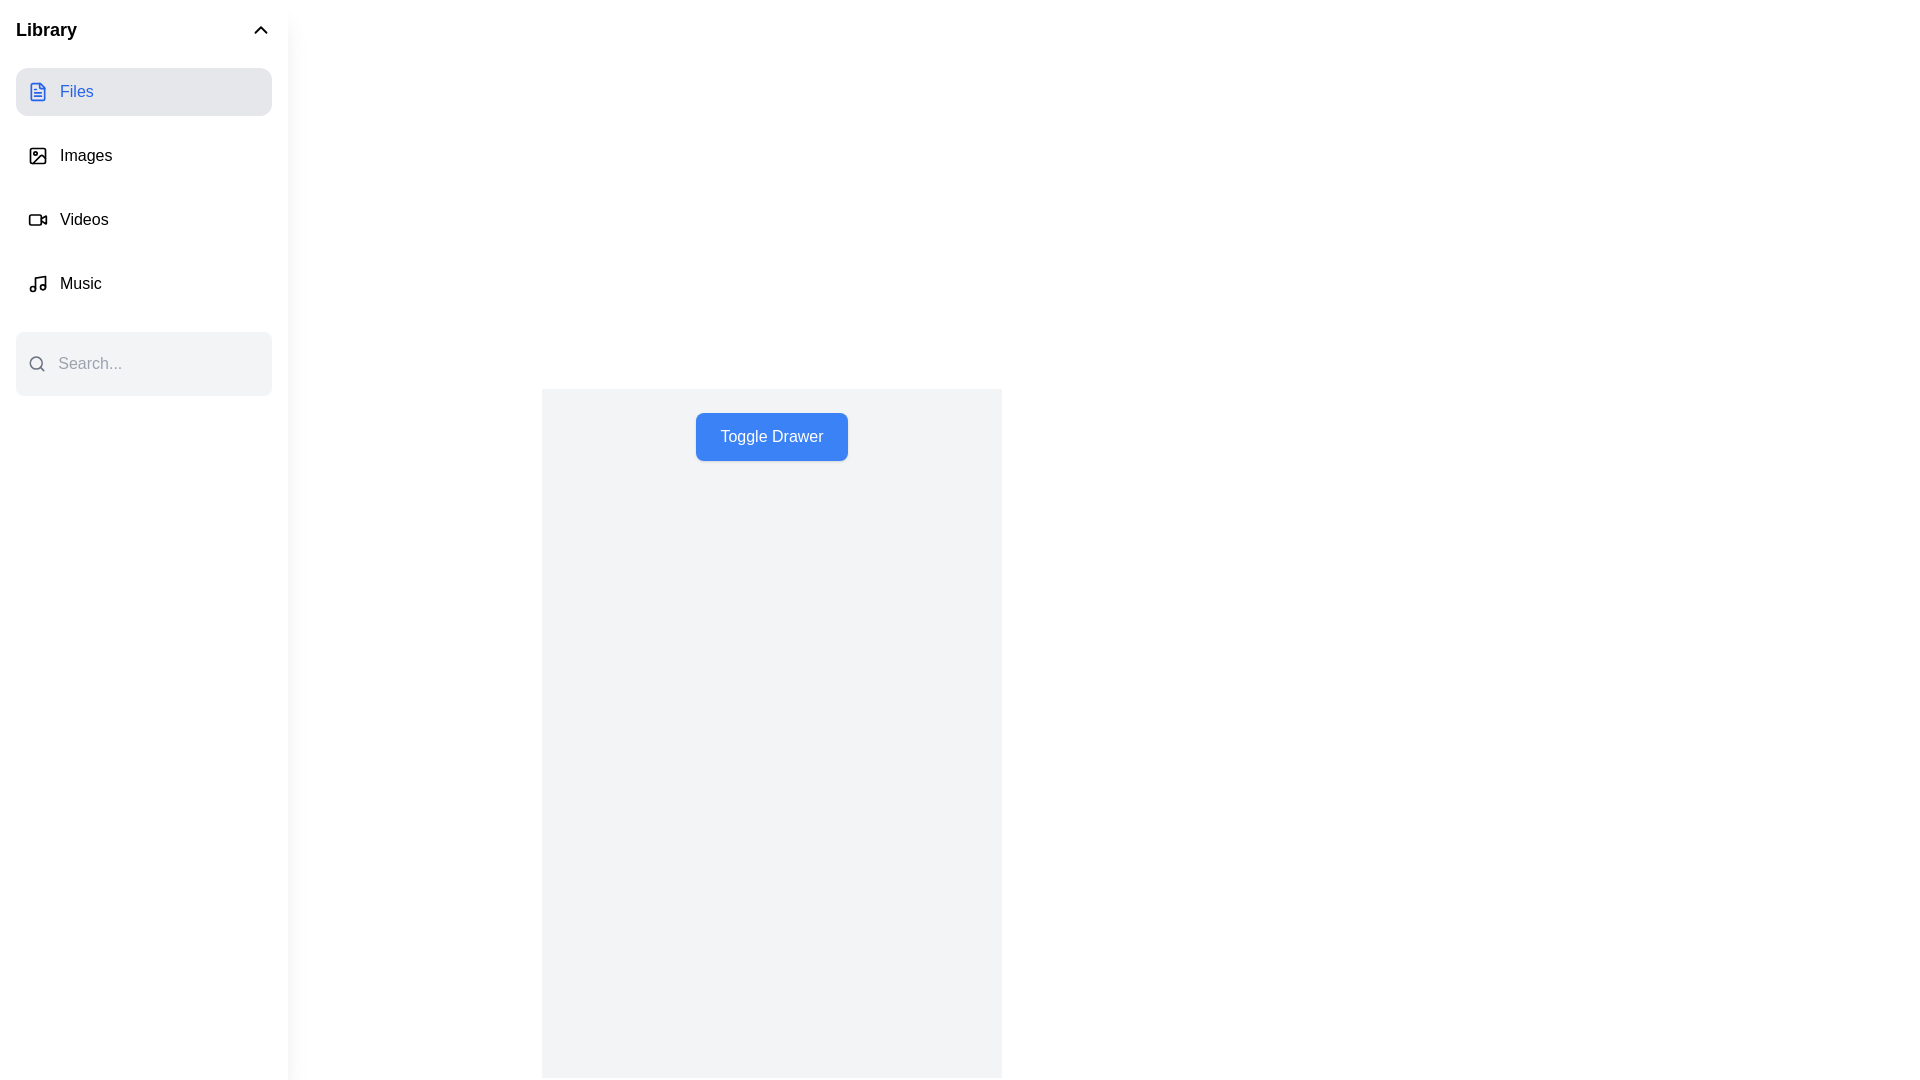 The image size is (1920, 1080). I want to click on the 'Images' menu item, which is the second item in the vertical menu list located in the side navigation panel, just below 'Files' and above 'Videos', so click(143, 154).